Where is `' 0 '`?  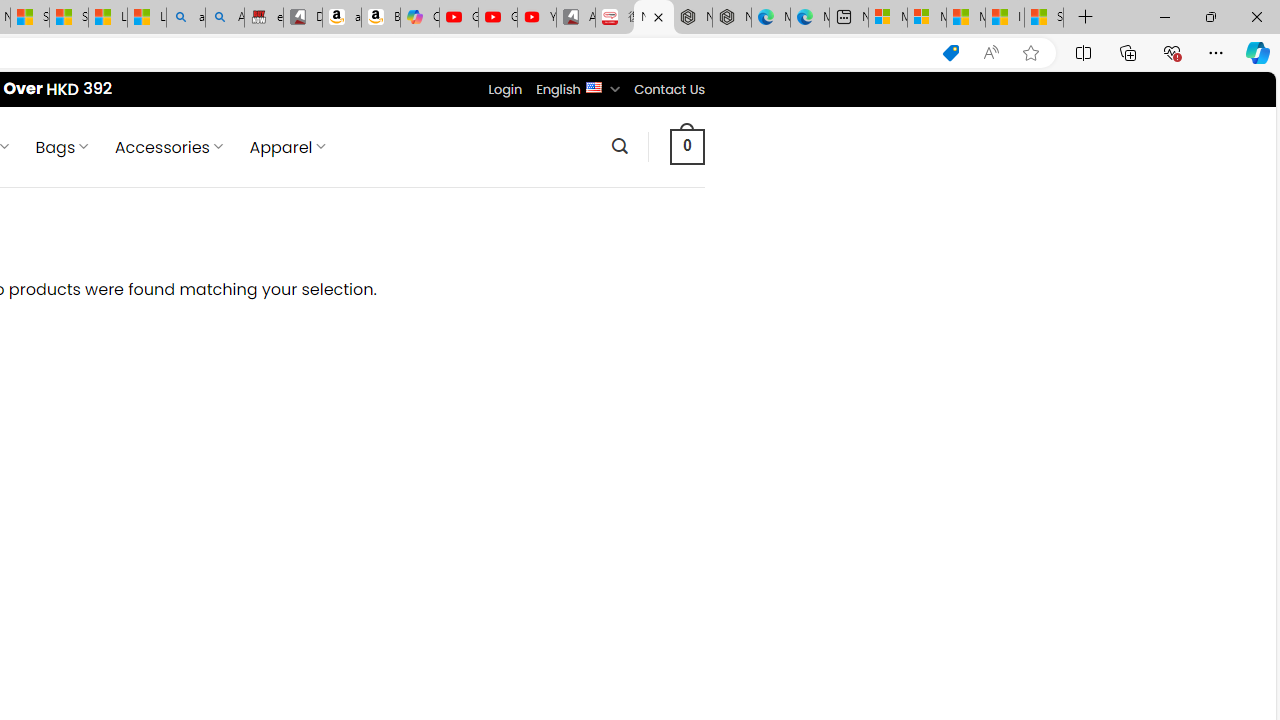
' 0 ' is located at coordinates (688, 145).